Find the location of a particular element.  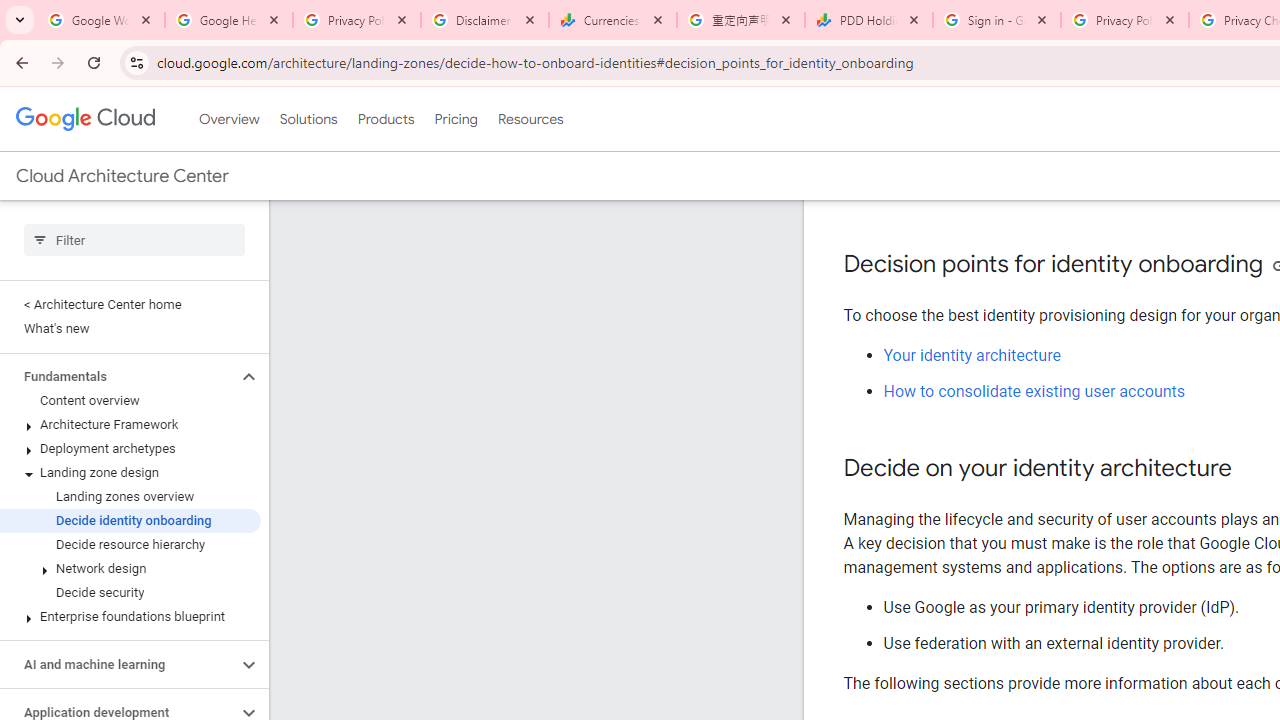

'Resources' is located at coordinates (530, 119).